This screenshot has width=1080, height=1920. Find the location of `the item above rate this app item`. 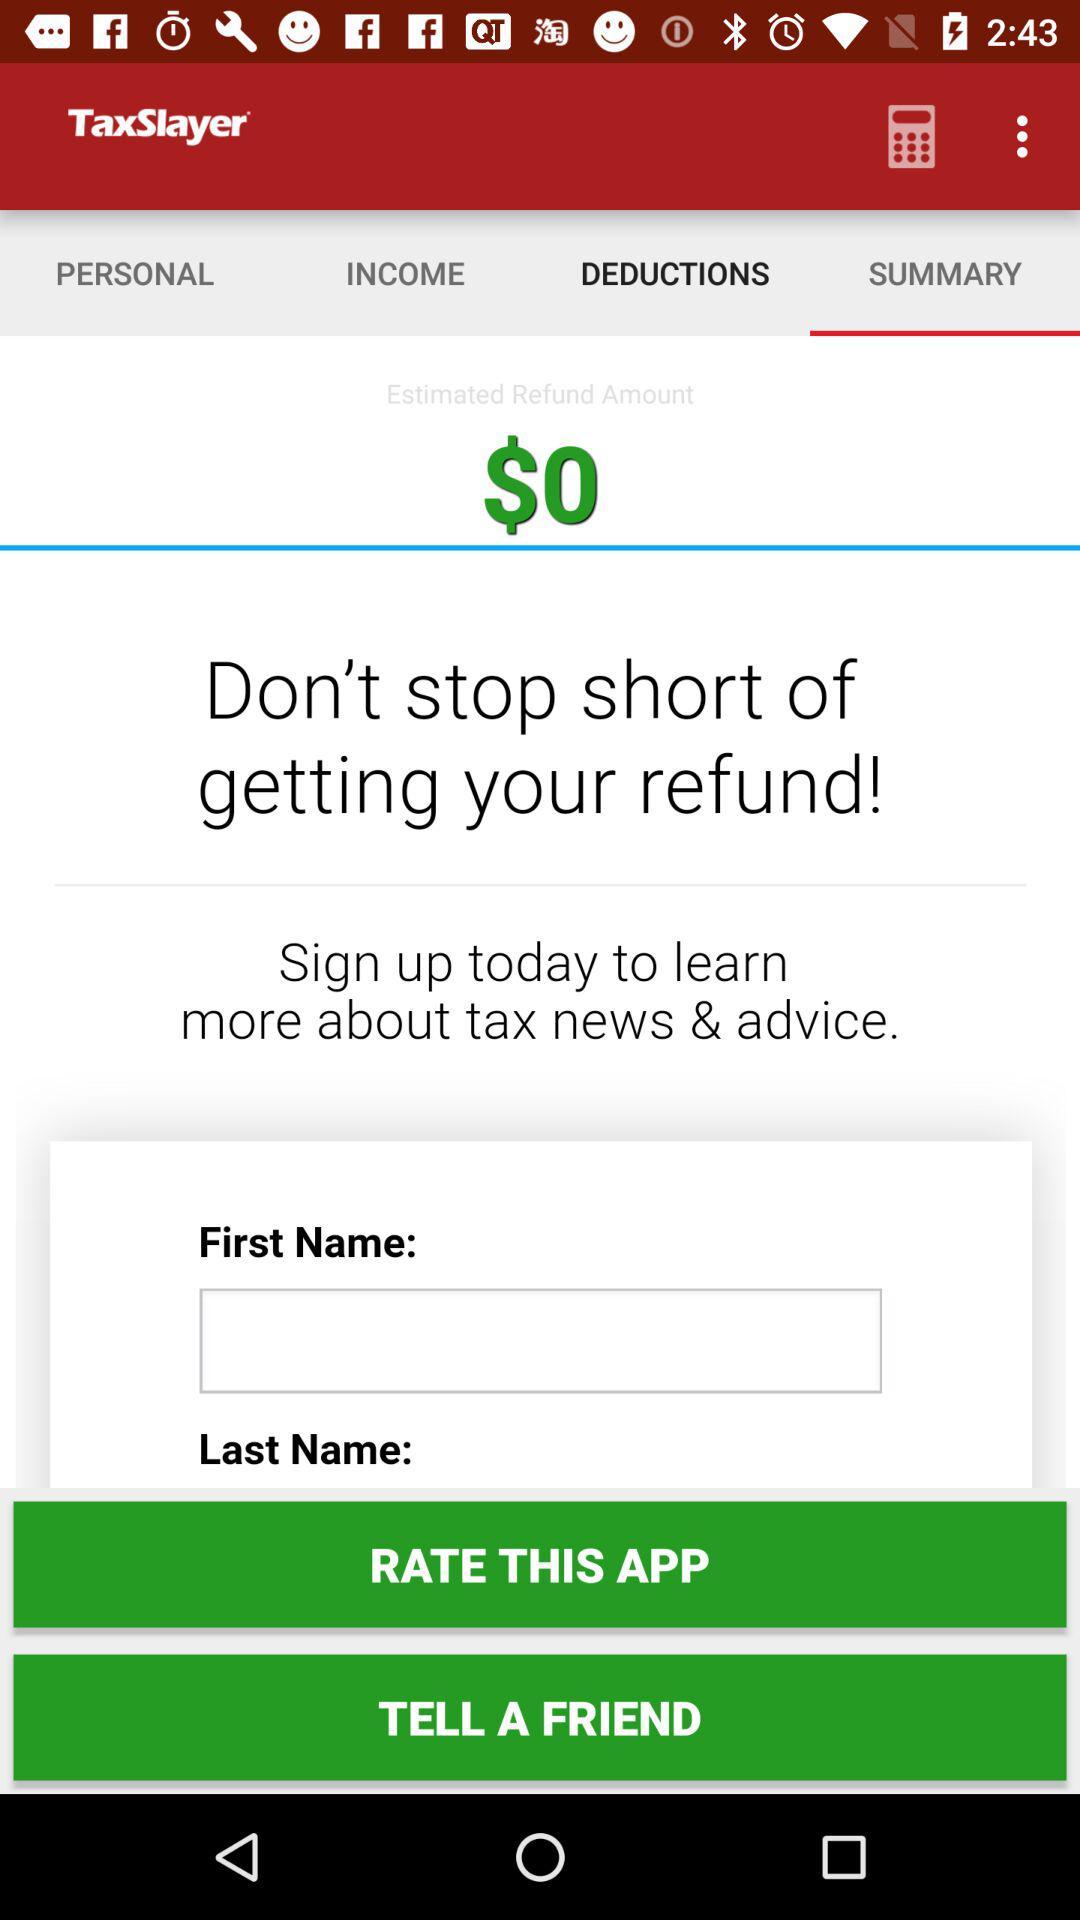

the item above rate this app item is located at coordinates (540, 1019).